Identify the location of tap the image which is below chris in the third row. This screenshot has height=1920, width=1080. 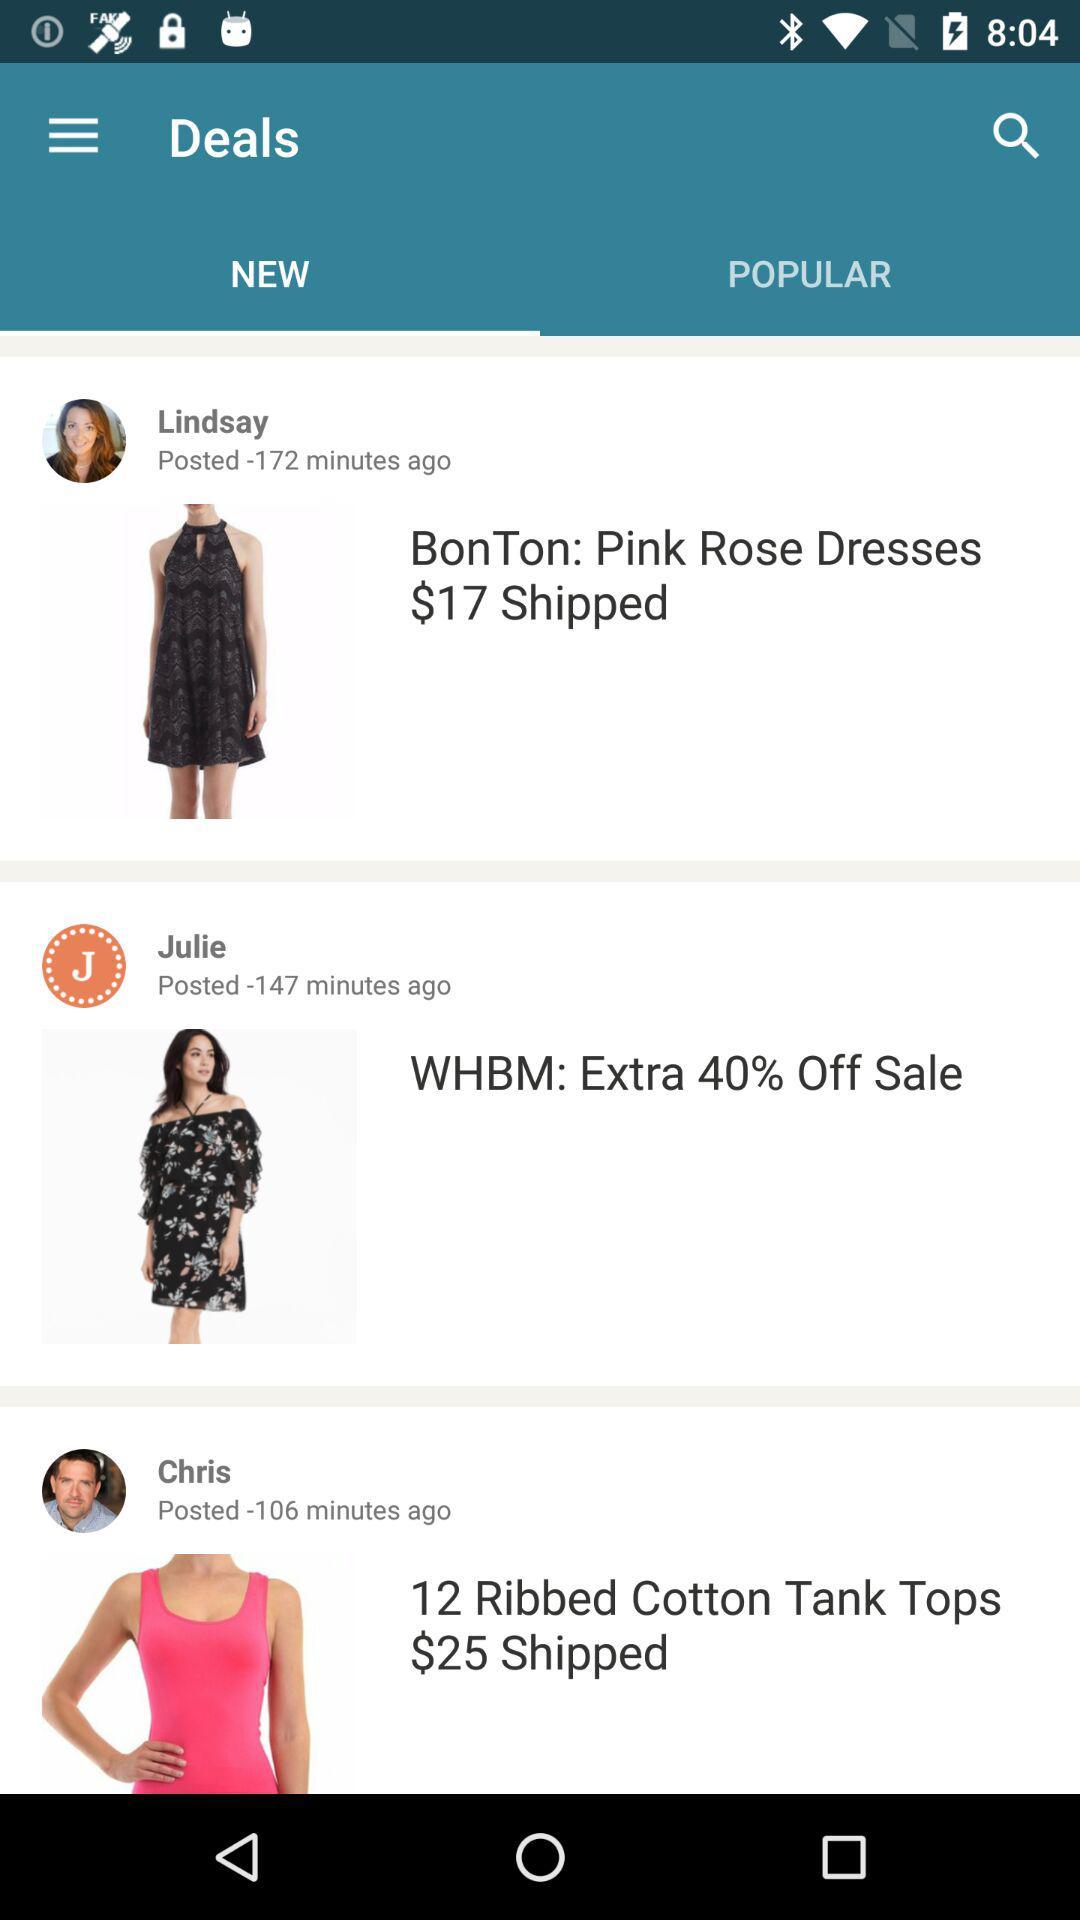
(199, 1674).